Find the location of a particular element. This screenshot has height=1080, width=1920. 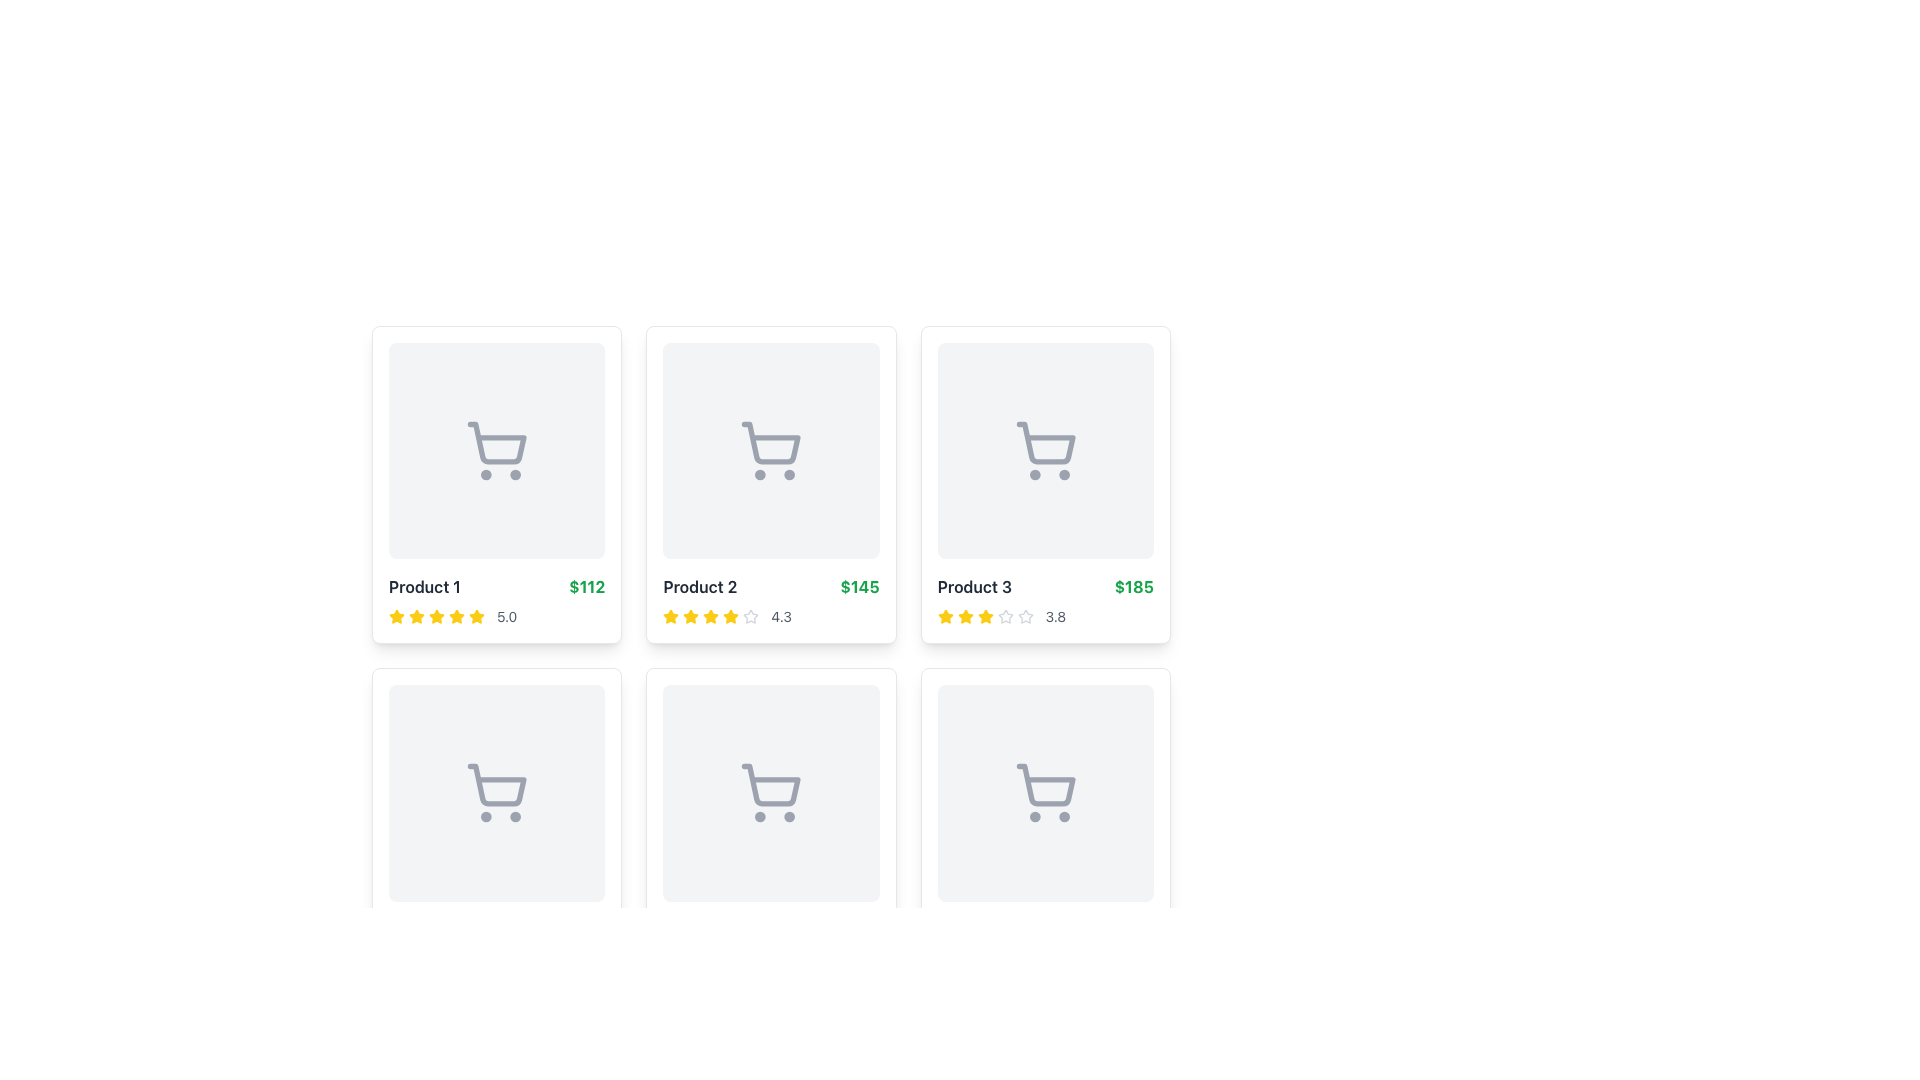

the first star icon in the rating section of the first product card in the second row of the grid layout, which visually represents a rating is located at coordinates (455, 616).